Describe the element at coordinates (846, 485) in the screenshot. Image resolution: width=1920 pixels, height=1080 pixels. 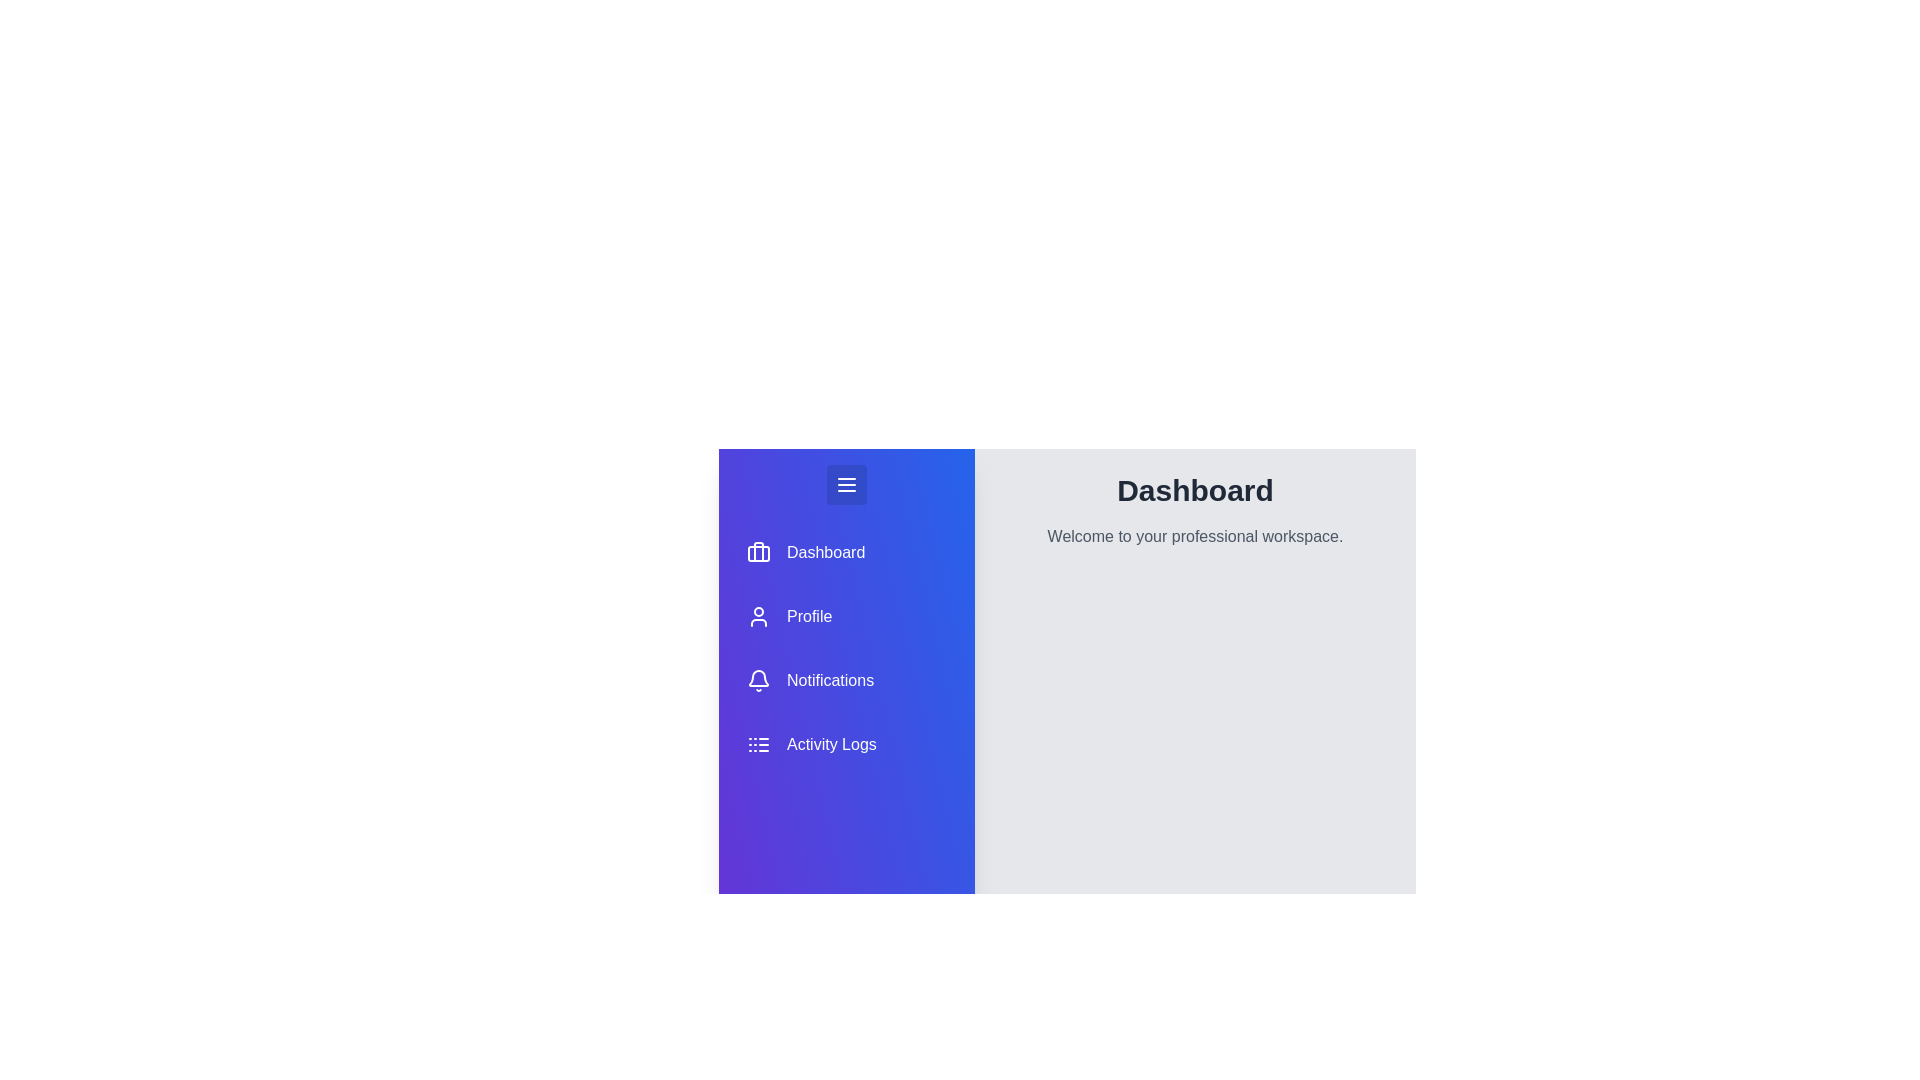
I see `drawer toggle button to toggle the drawer open or closed` at that location.